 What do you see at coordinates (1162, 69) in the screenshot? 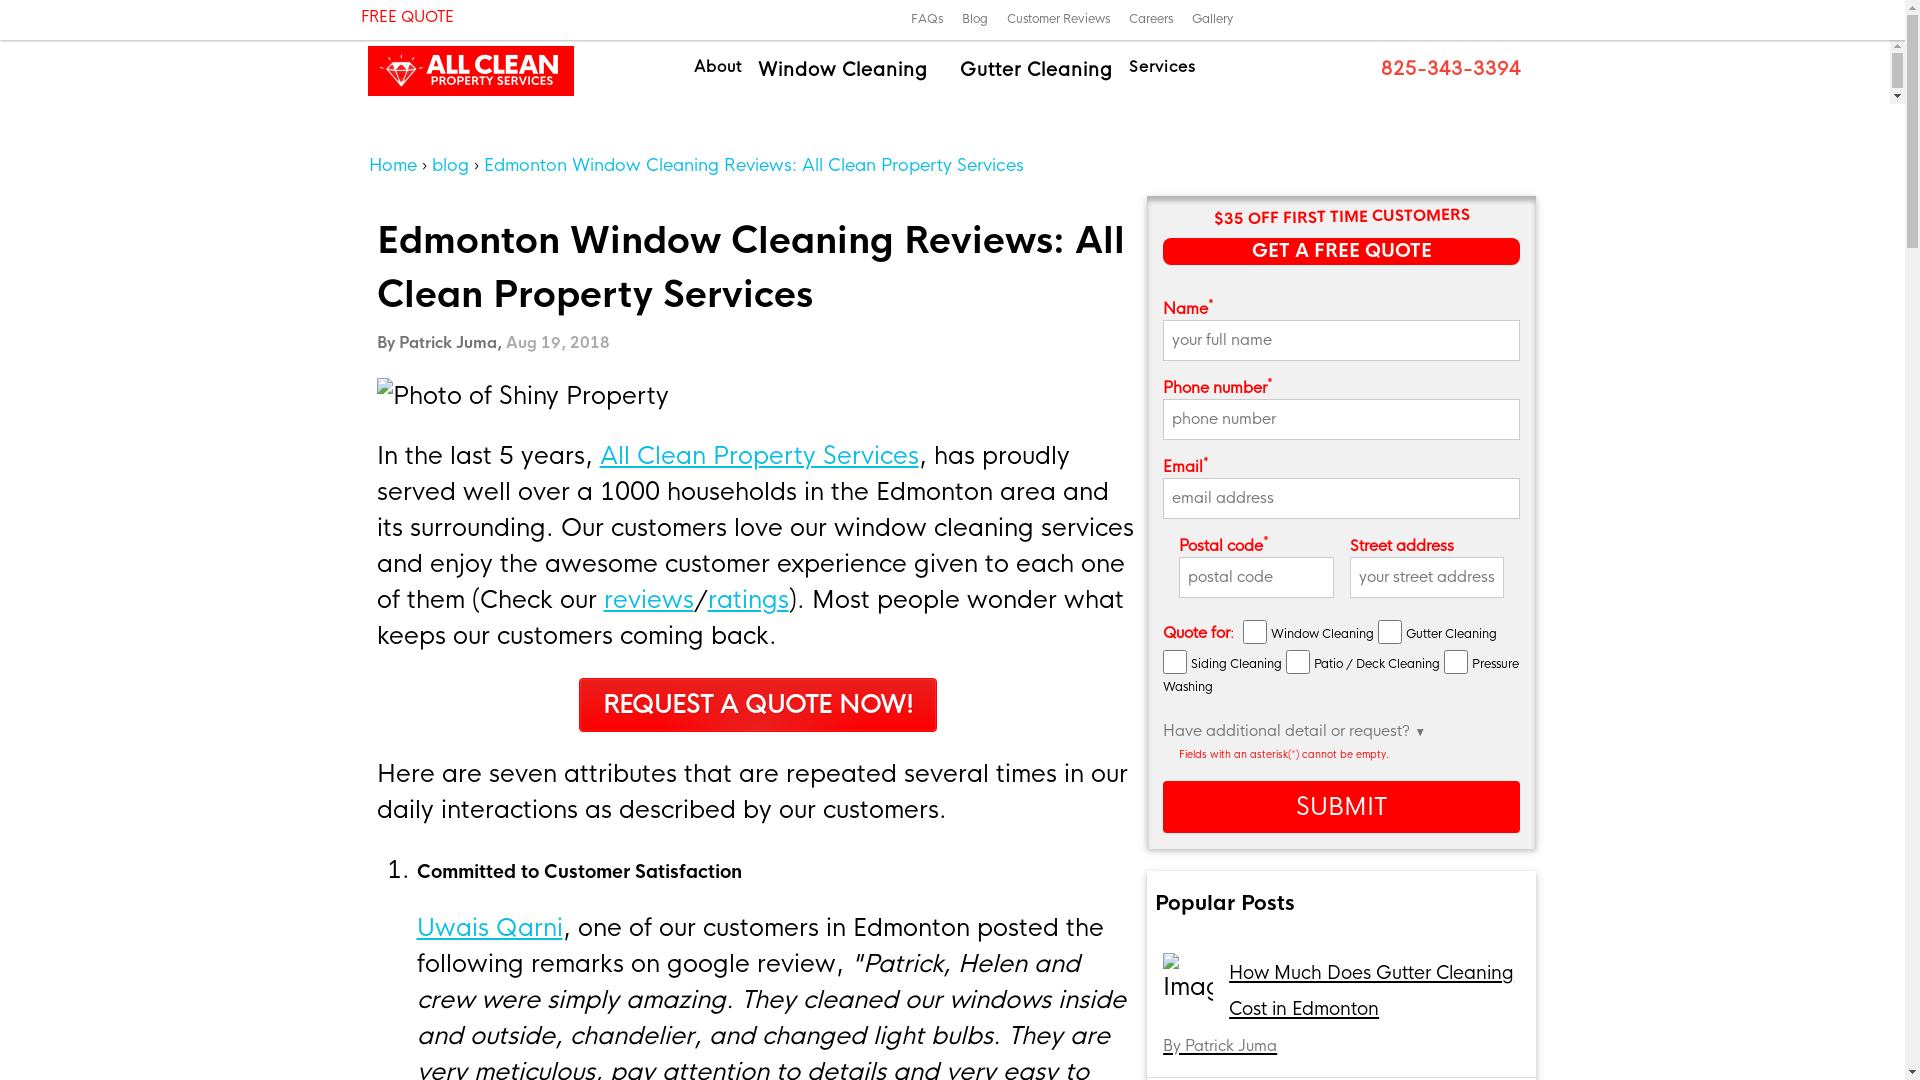
I see `'Services'` at bounding box center [1162, 69].